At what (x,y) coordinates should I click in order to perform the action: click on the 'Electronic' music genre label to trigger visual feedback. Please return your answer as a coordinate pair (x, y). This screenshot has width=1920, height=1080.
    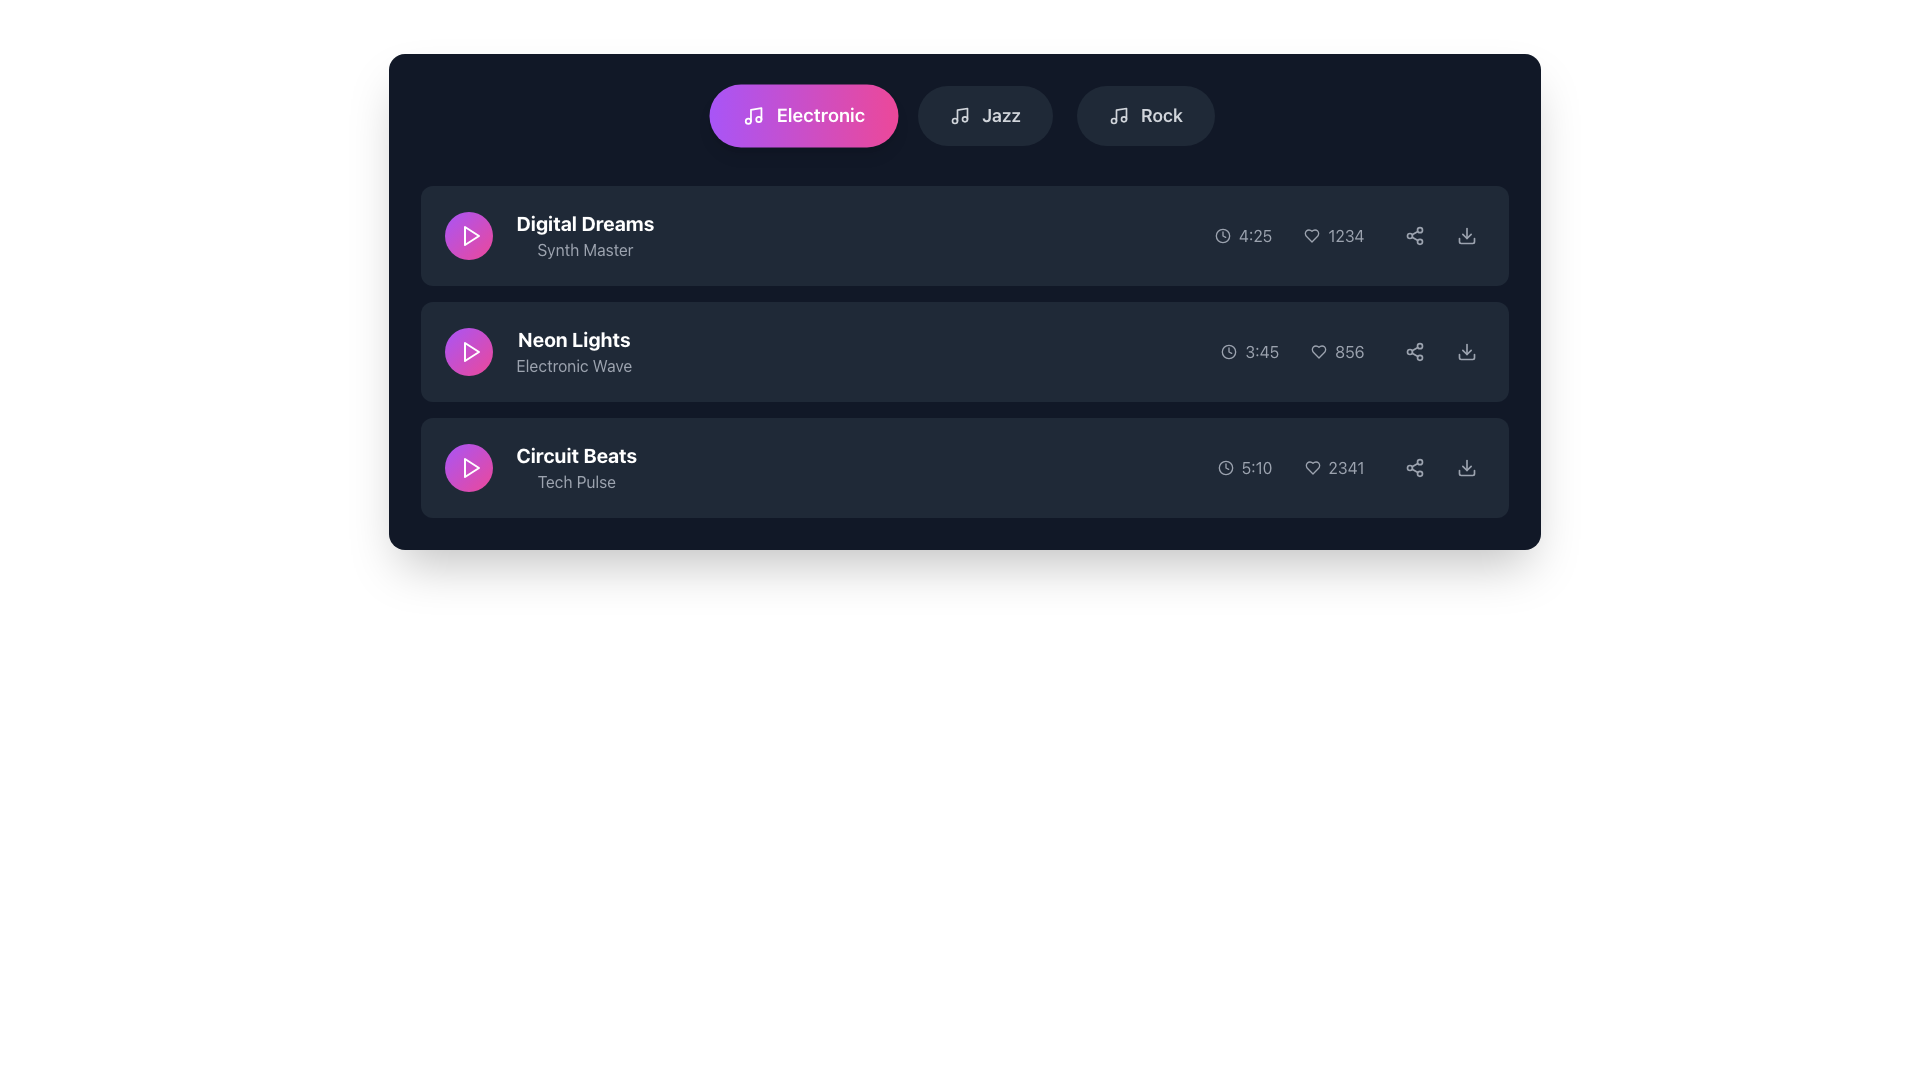
    Looking at the image, I should click on (820, 115).